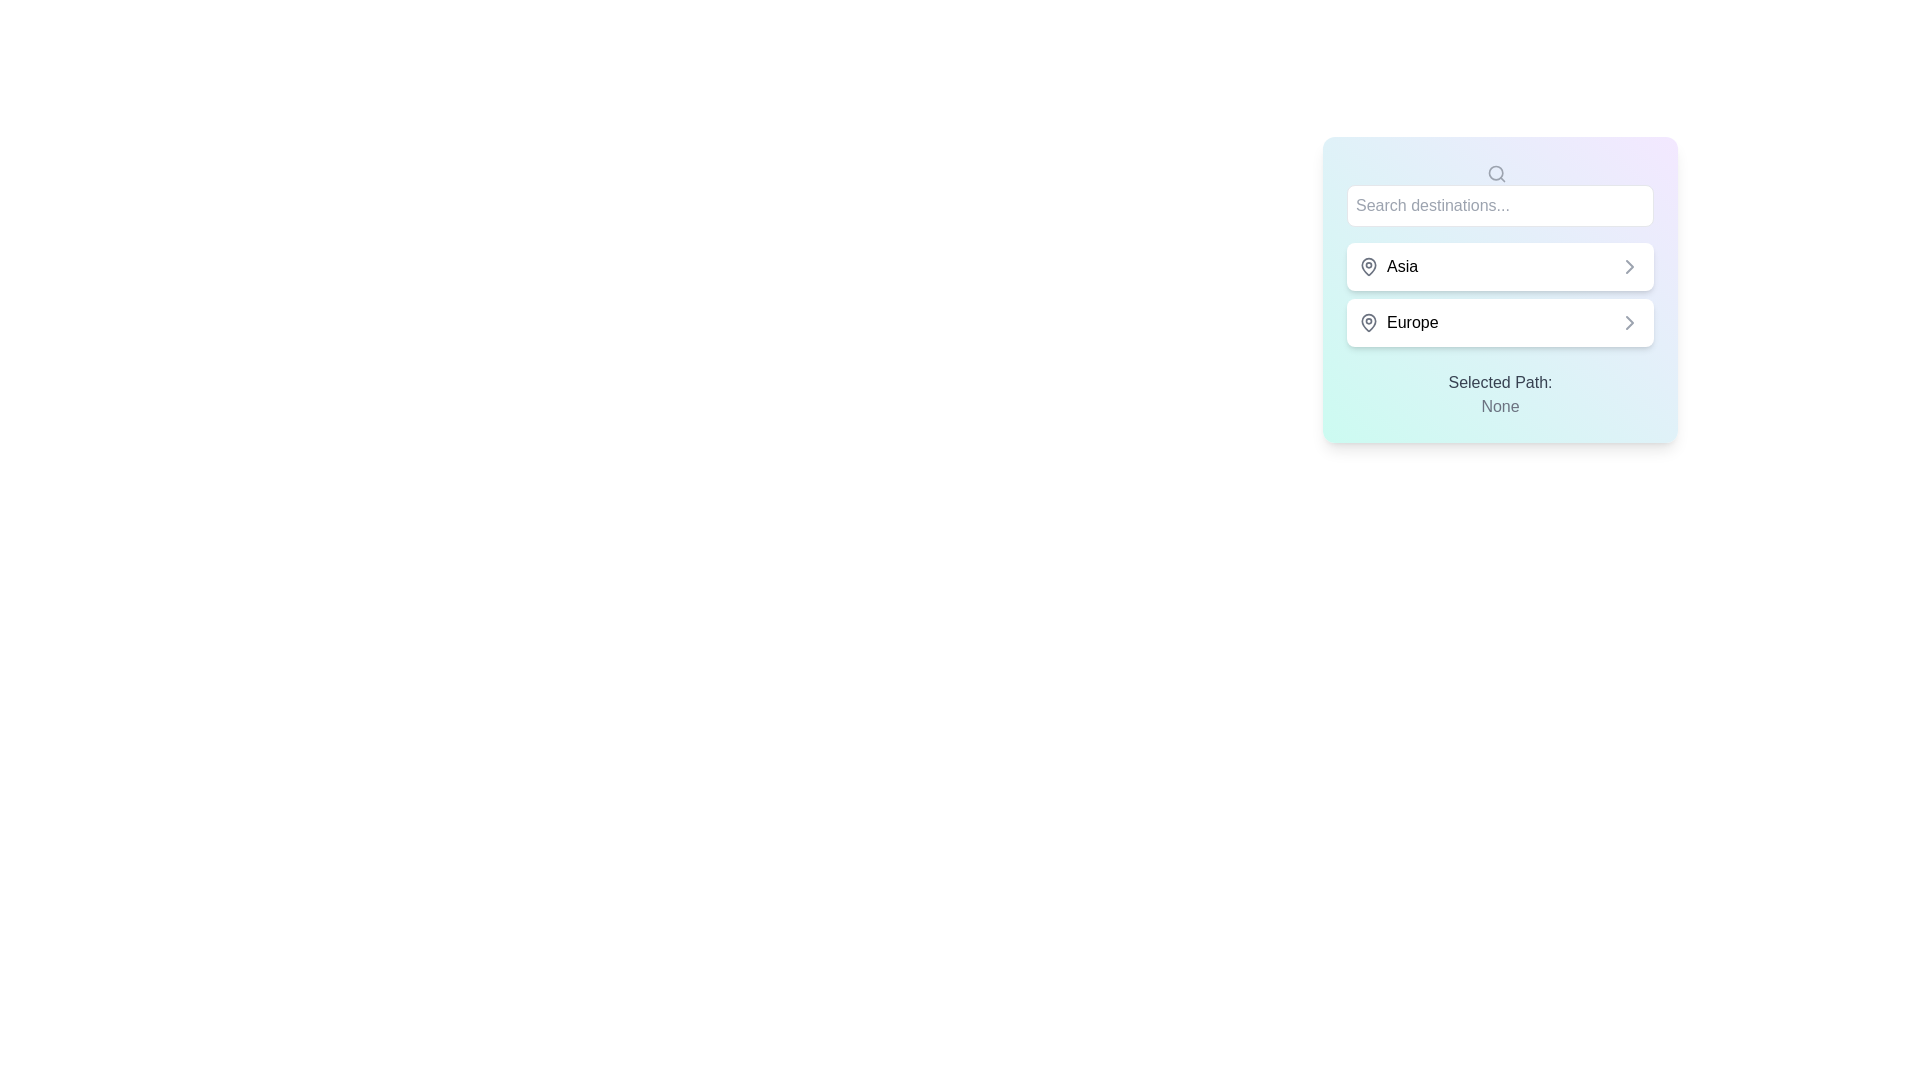 Image resolution: width=1920 pixels, height=1080 pixels. What do you see at coordinates (1630, 265) in the screenshot?
I see `the right-facing chevron icon located at the far right of the list item labeled 'Asia'` at bounding box center [1630, 265].